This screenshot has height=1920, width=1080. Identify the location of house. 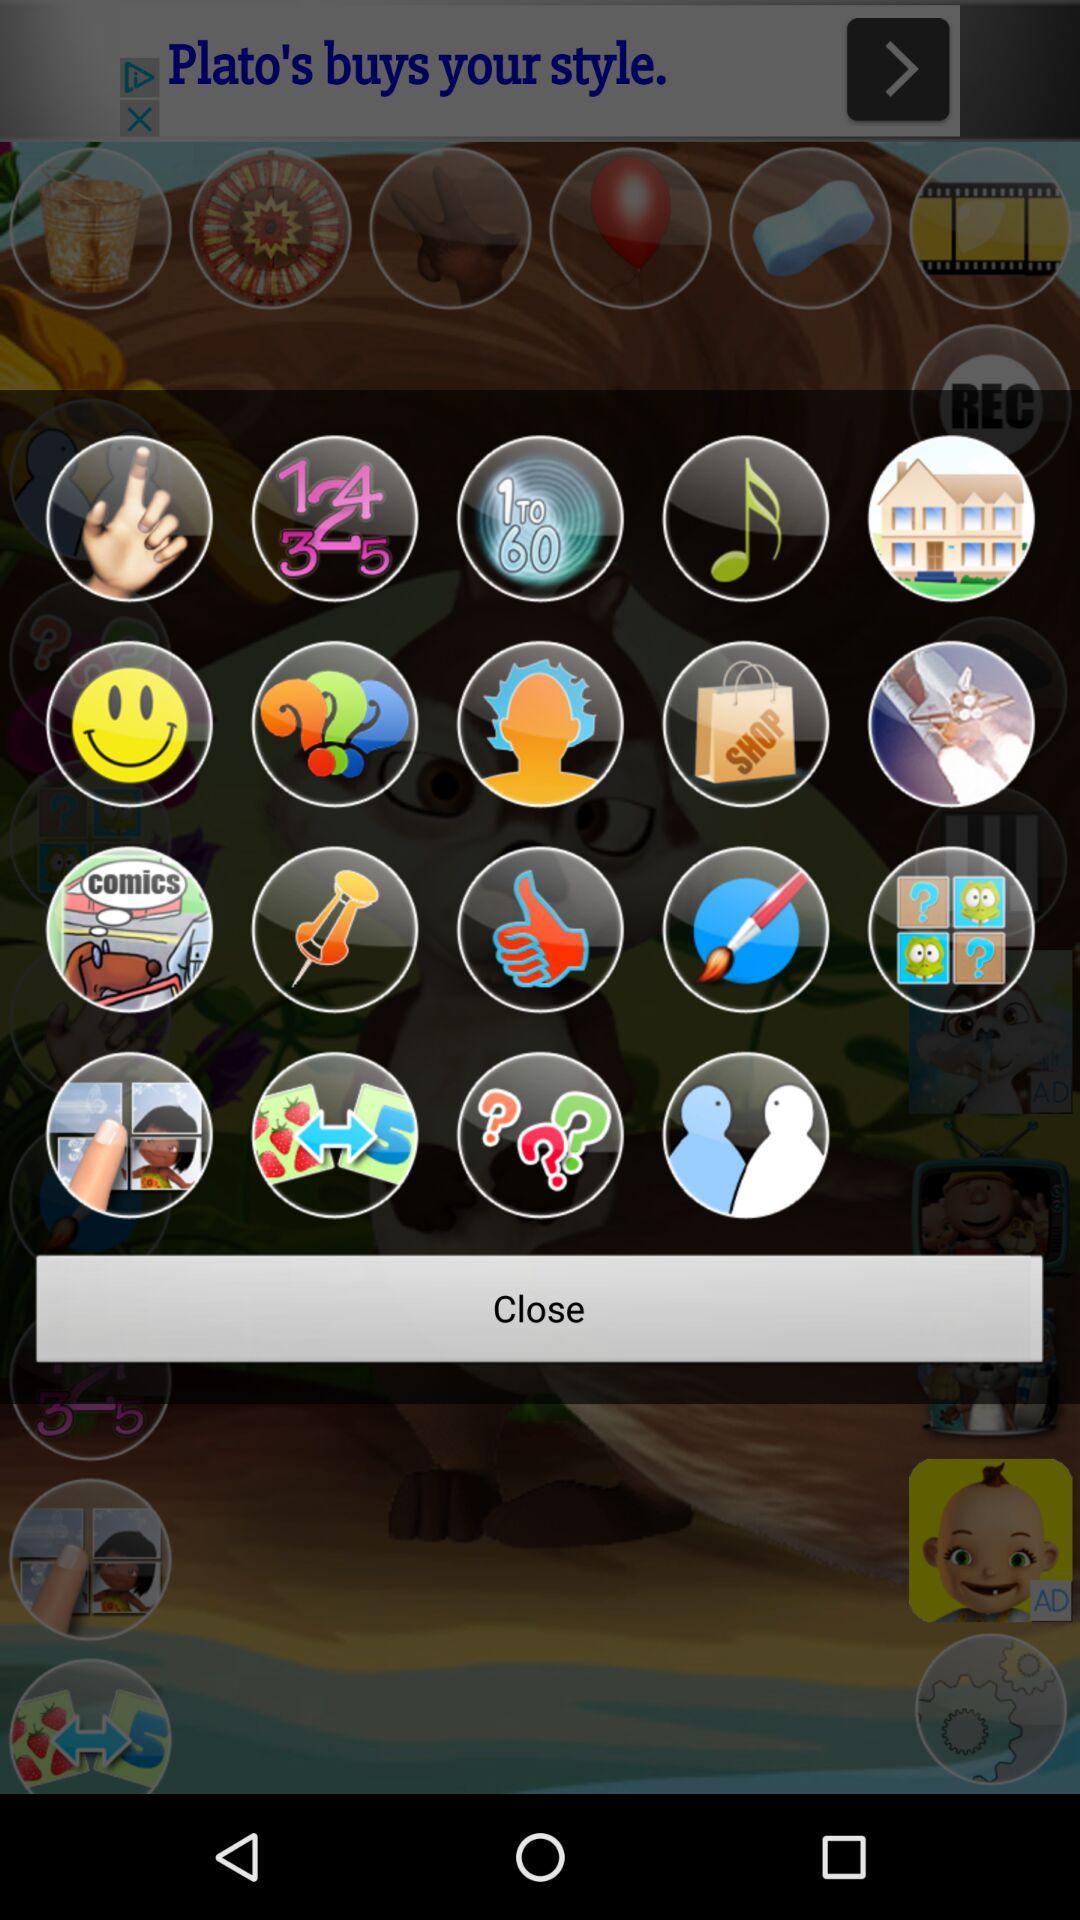
(950, 518).